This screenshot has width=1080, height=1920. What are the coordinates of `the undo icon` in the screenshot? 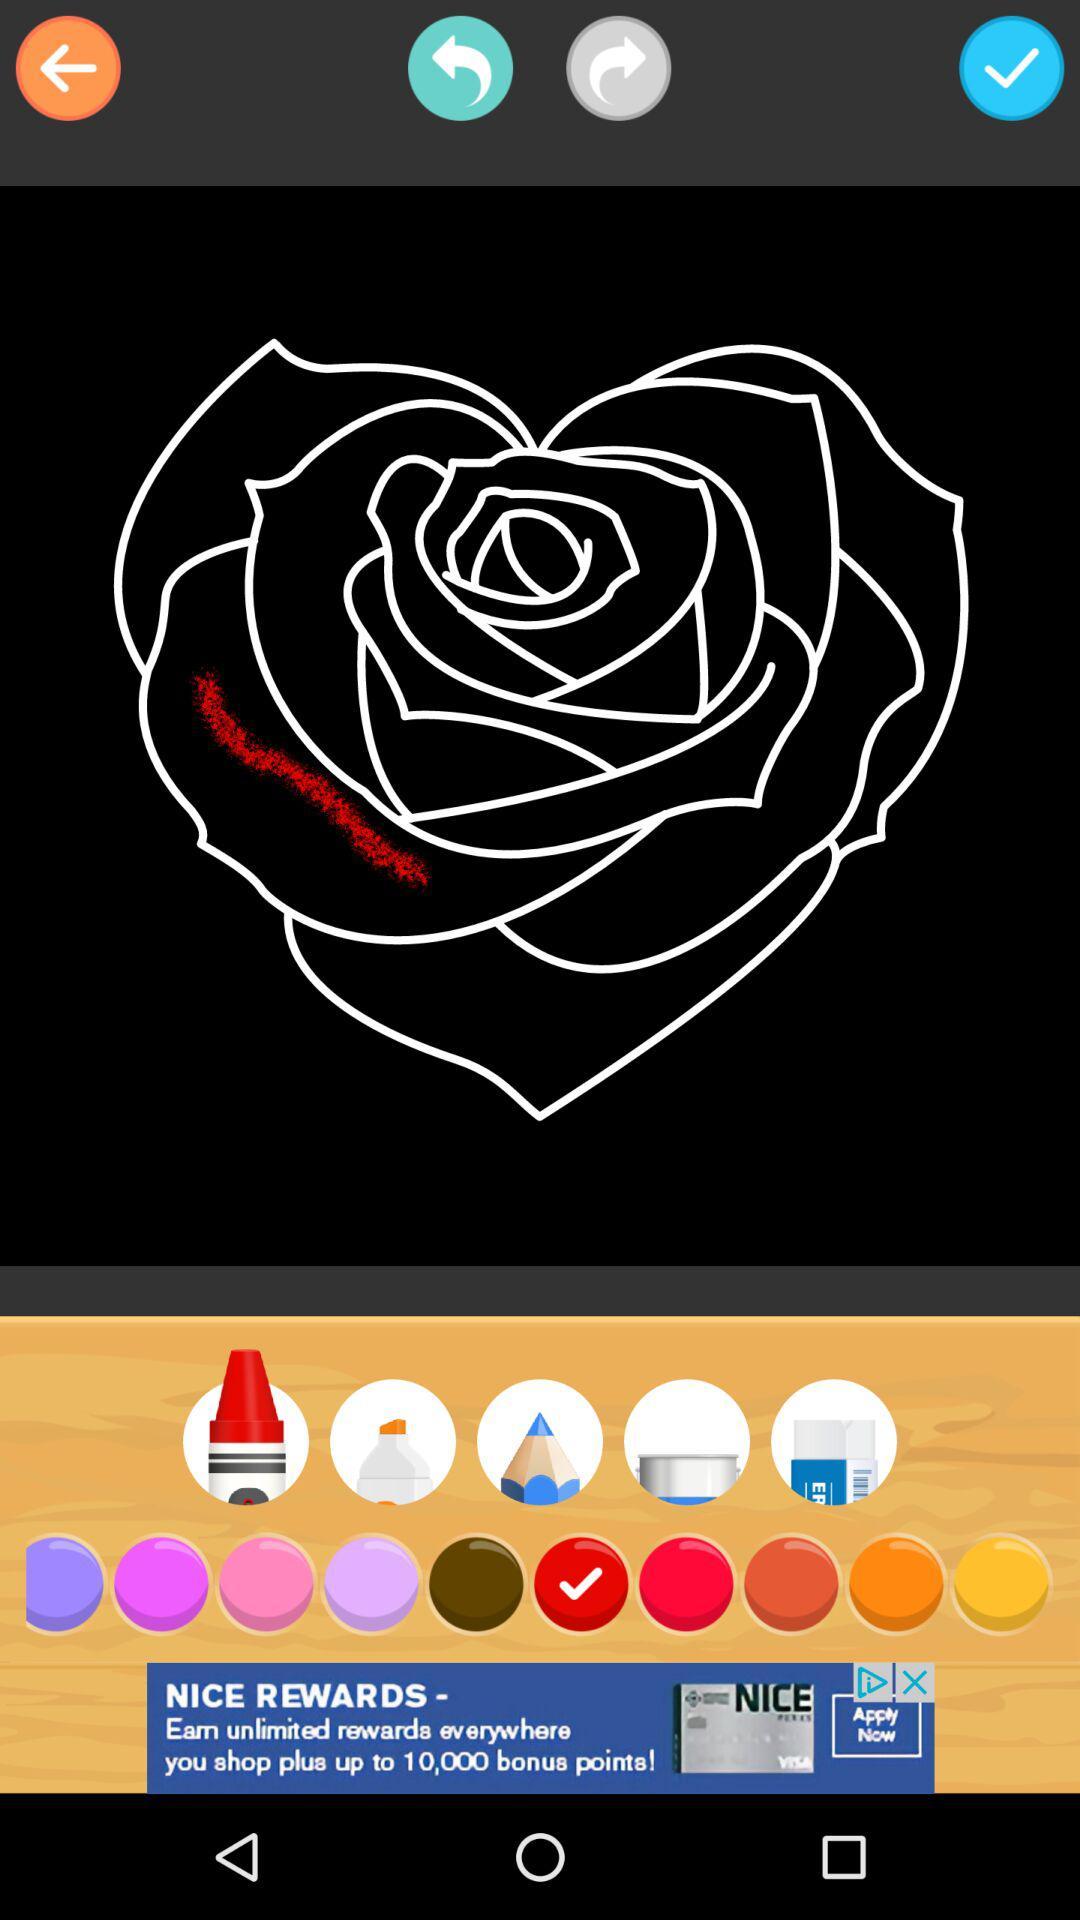 It's located at (460, 68).